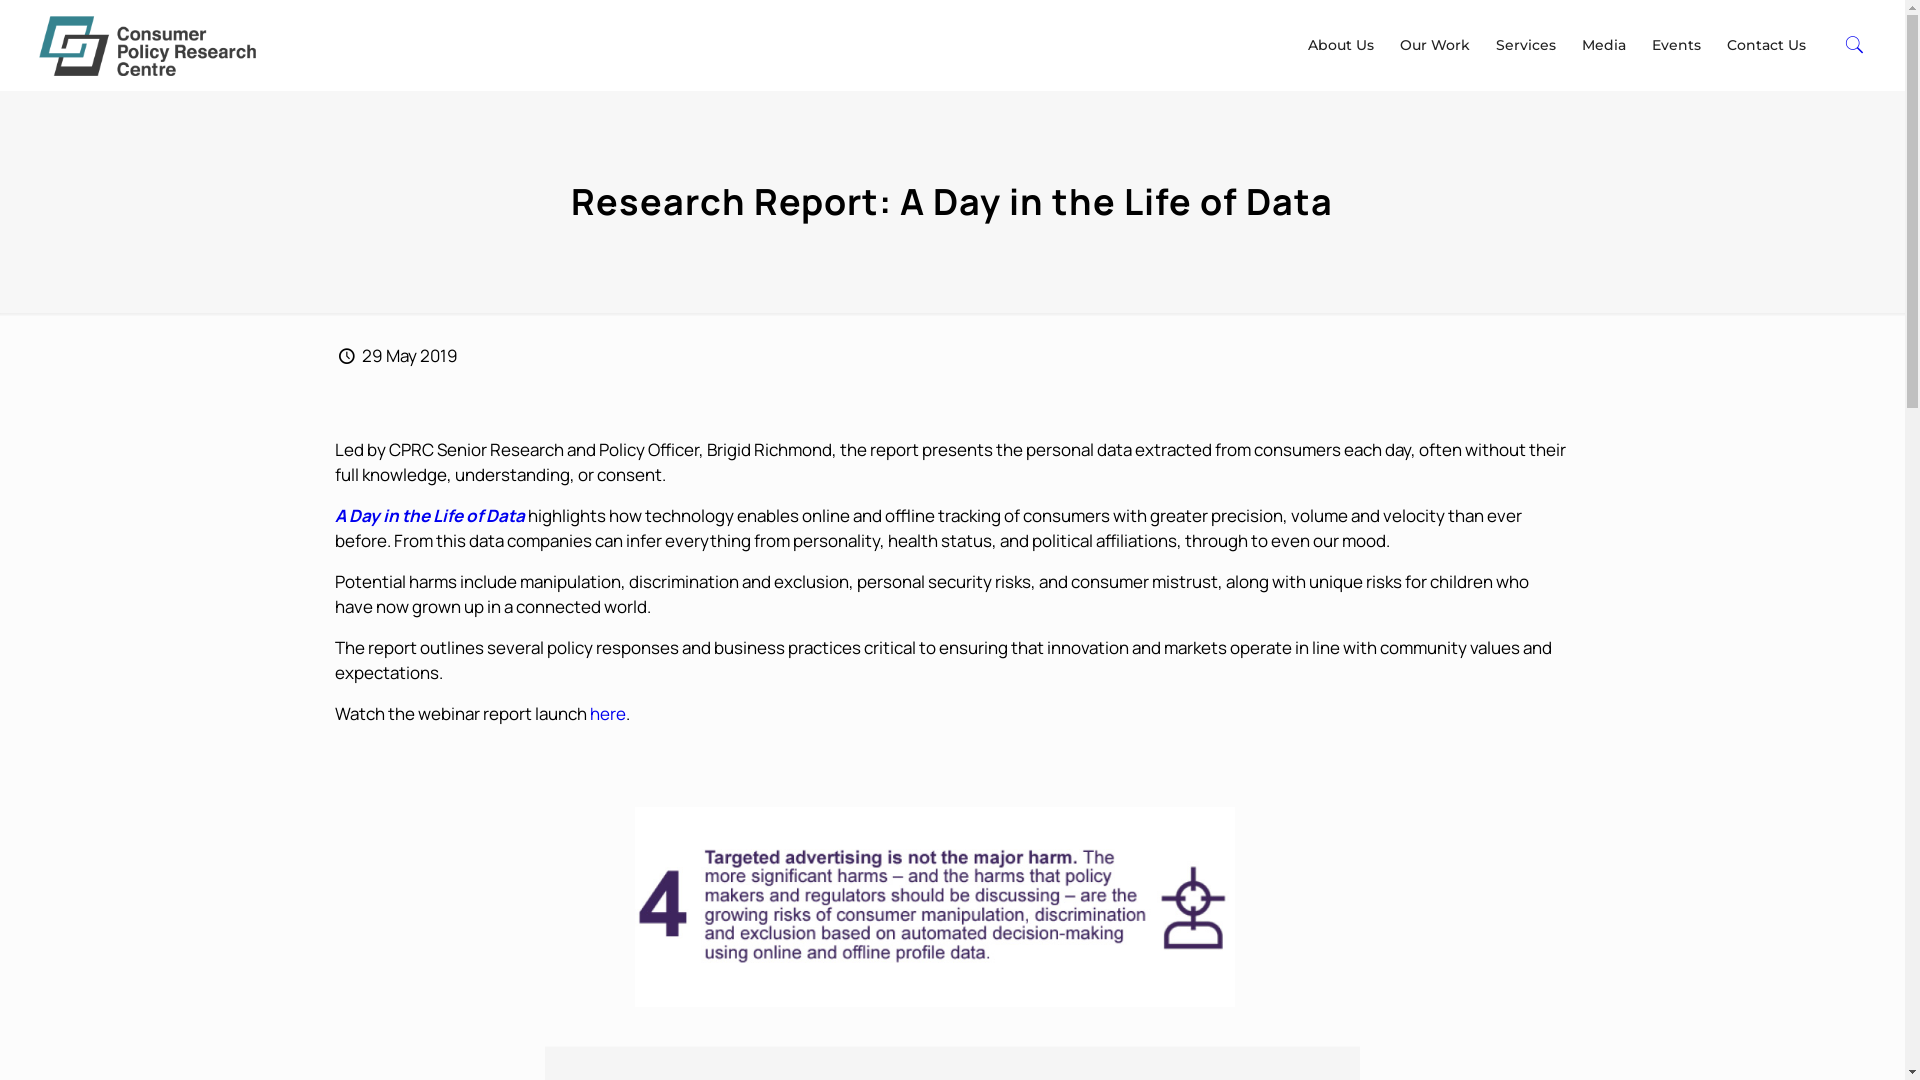 The width and height of the screenshot is (1920, 1080). I want to click on 'Contact Us', so click(1766, 45).